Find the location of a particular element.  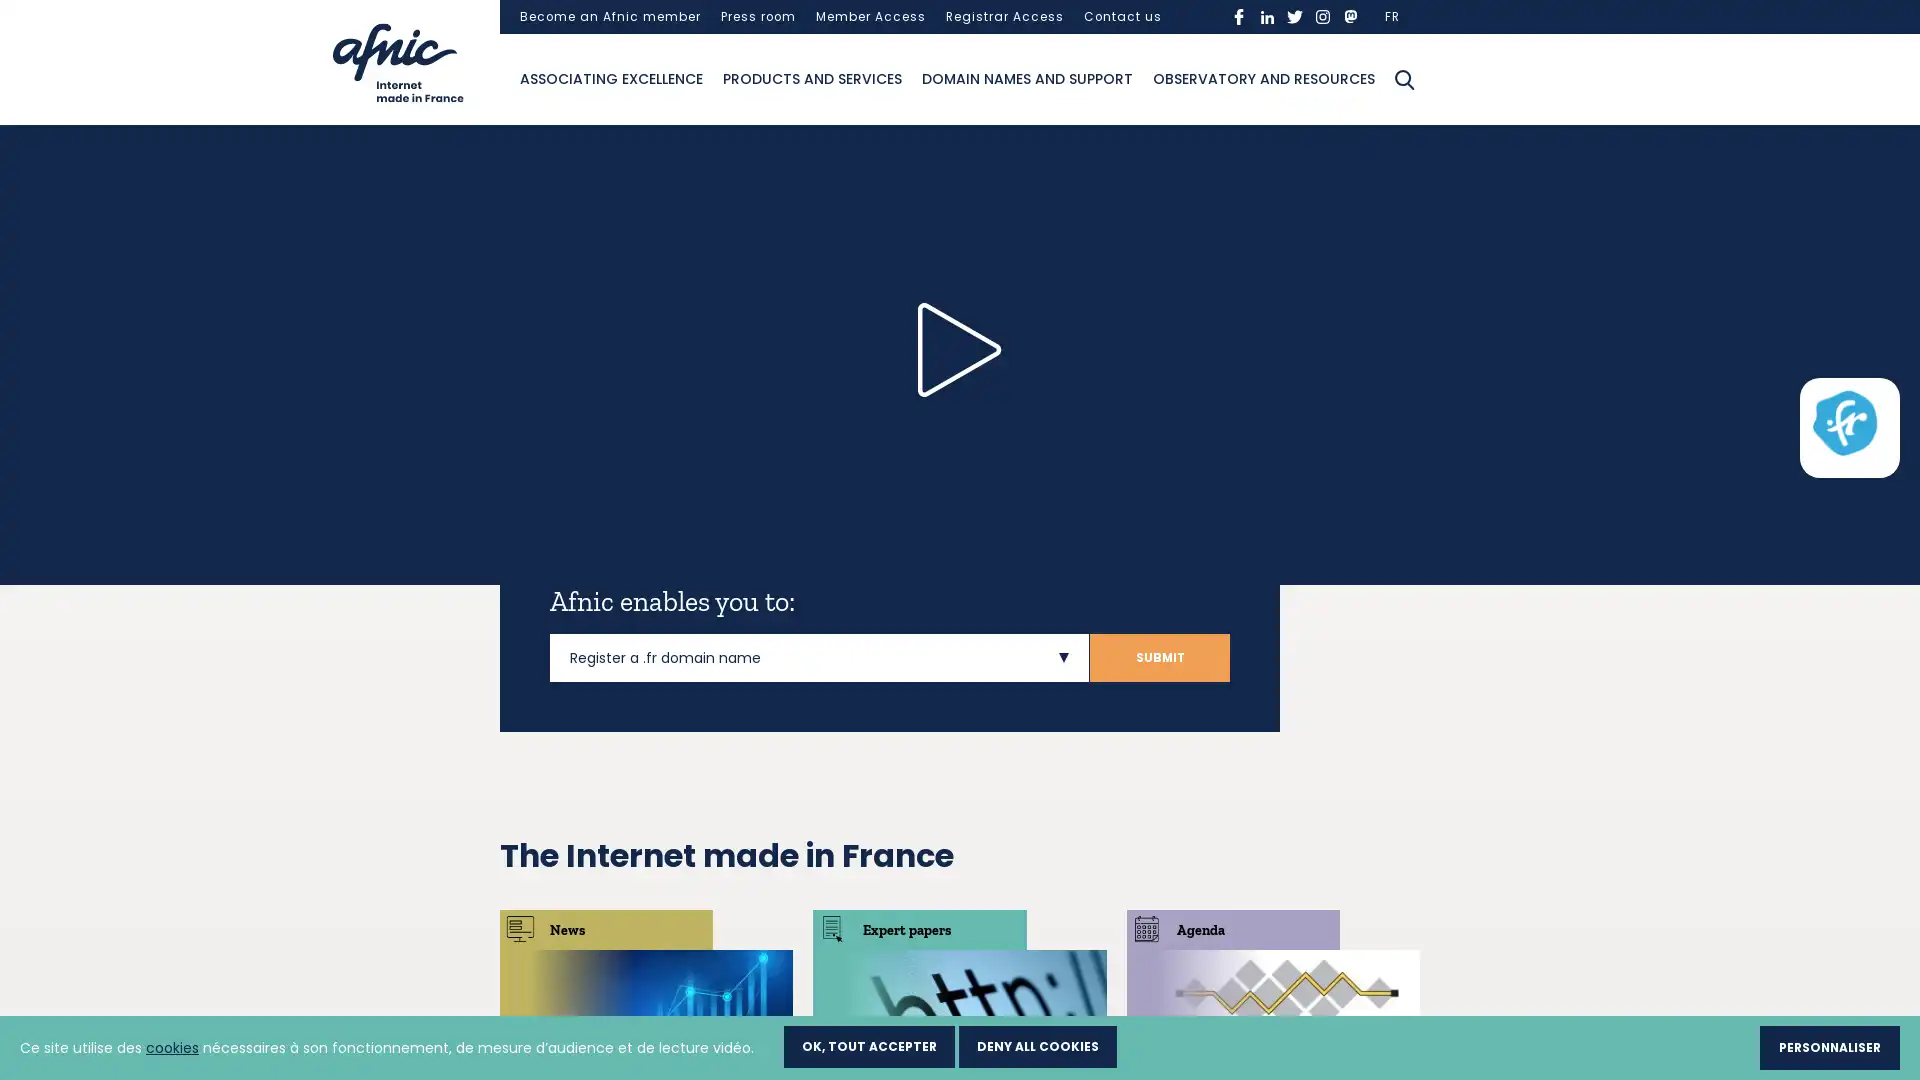

Ouvrir la pastille .fr is located at coordinates (1843, 422).